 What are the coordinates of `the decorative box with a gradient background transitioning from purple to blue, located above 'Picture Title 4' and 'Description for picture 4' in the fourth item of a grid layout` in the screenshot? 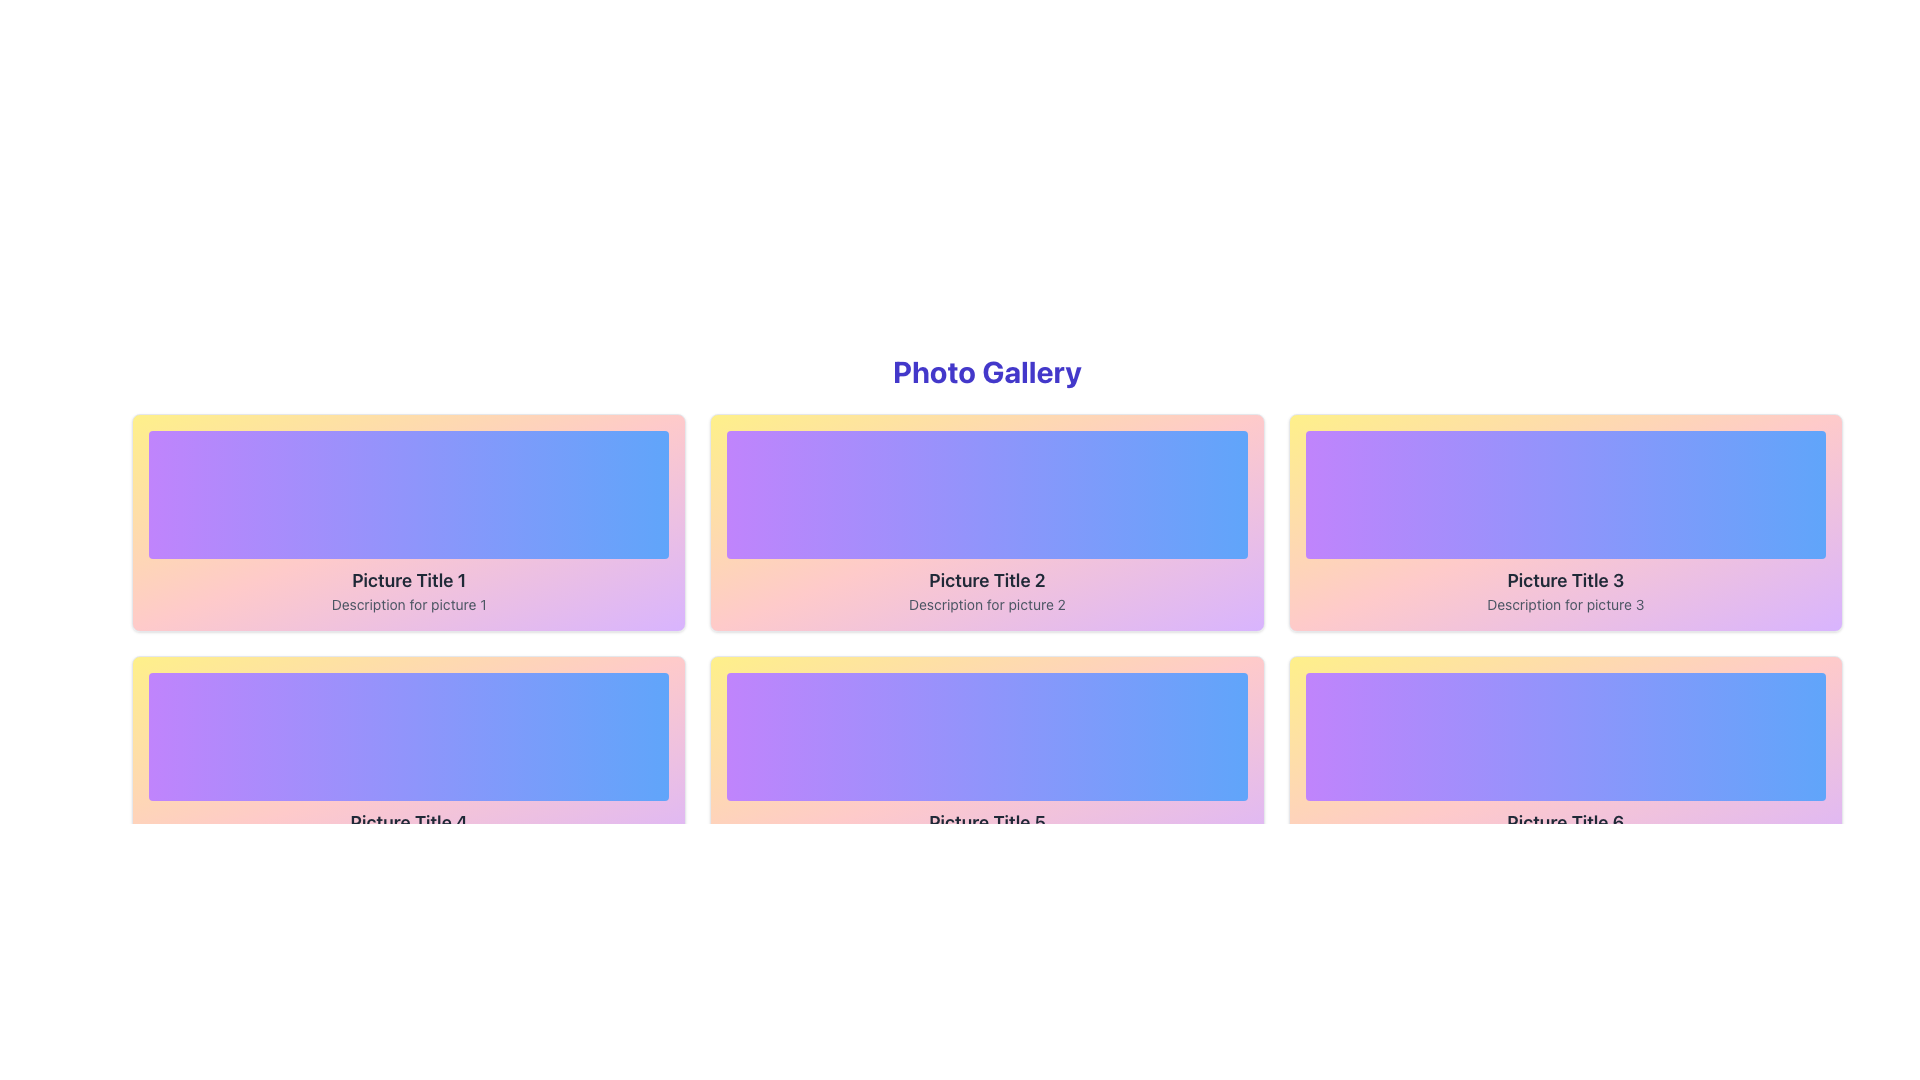 It's located at (408, 736).